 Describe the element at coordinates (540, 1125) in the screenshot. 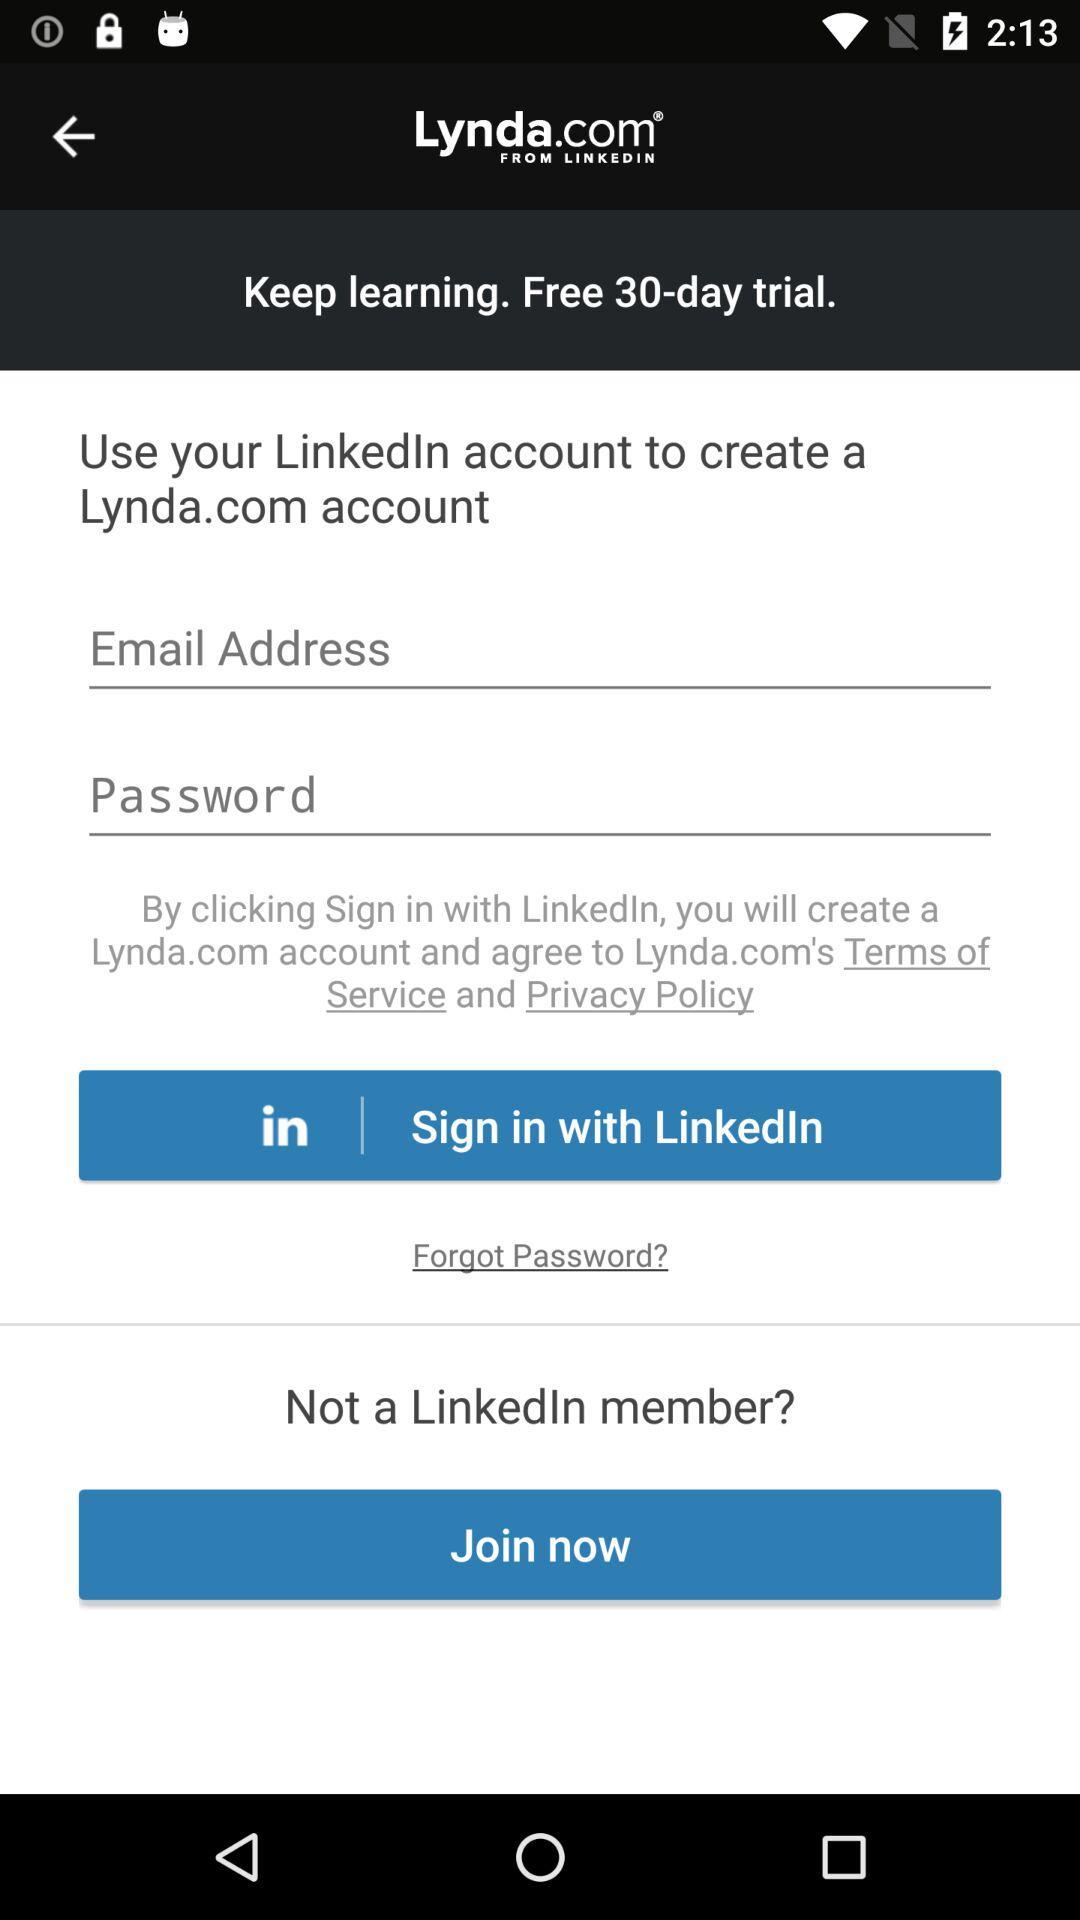

I see `the button above forgot password` at that location.